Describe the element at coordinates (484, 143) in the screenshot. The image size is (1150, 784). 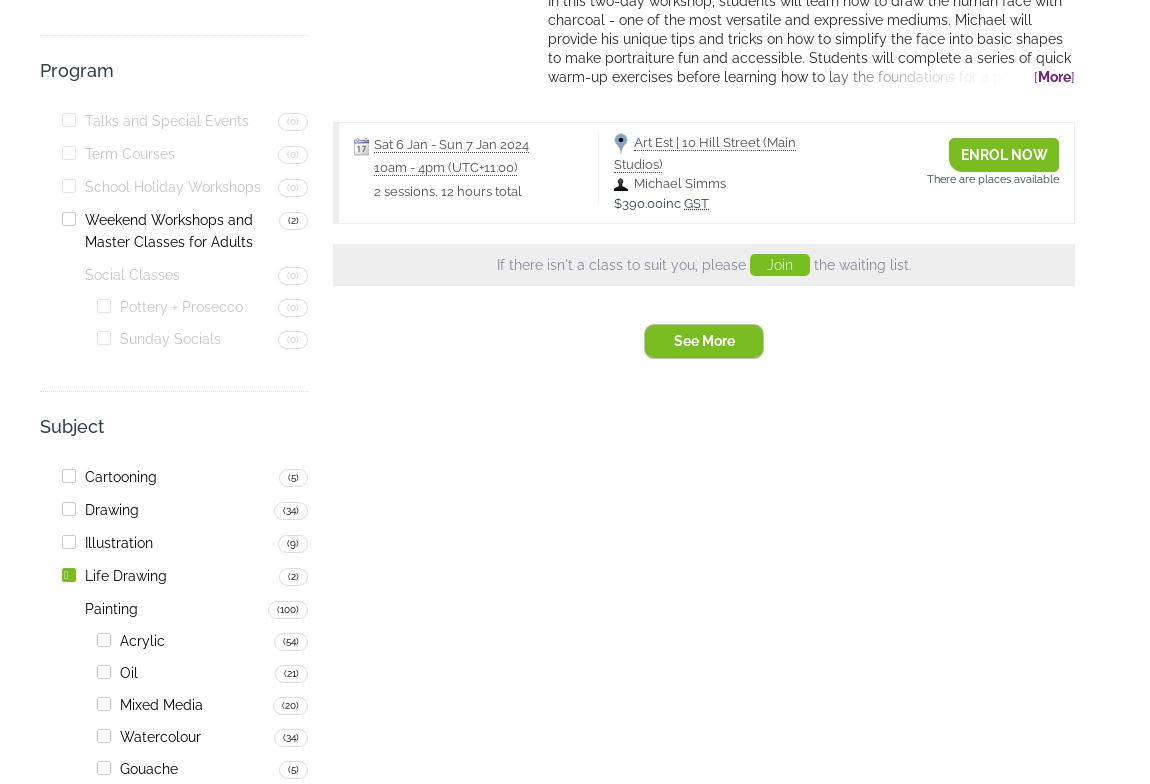
I see `'Sun 7 Jan 2024'` at that location.